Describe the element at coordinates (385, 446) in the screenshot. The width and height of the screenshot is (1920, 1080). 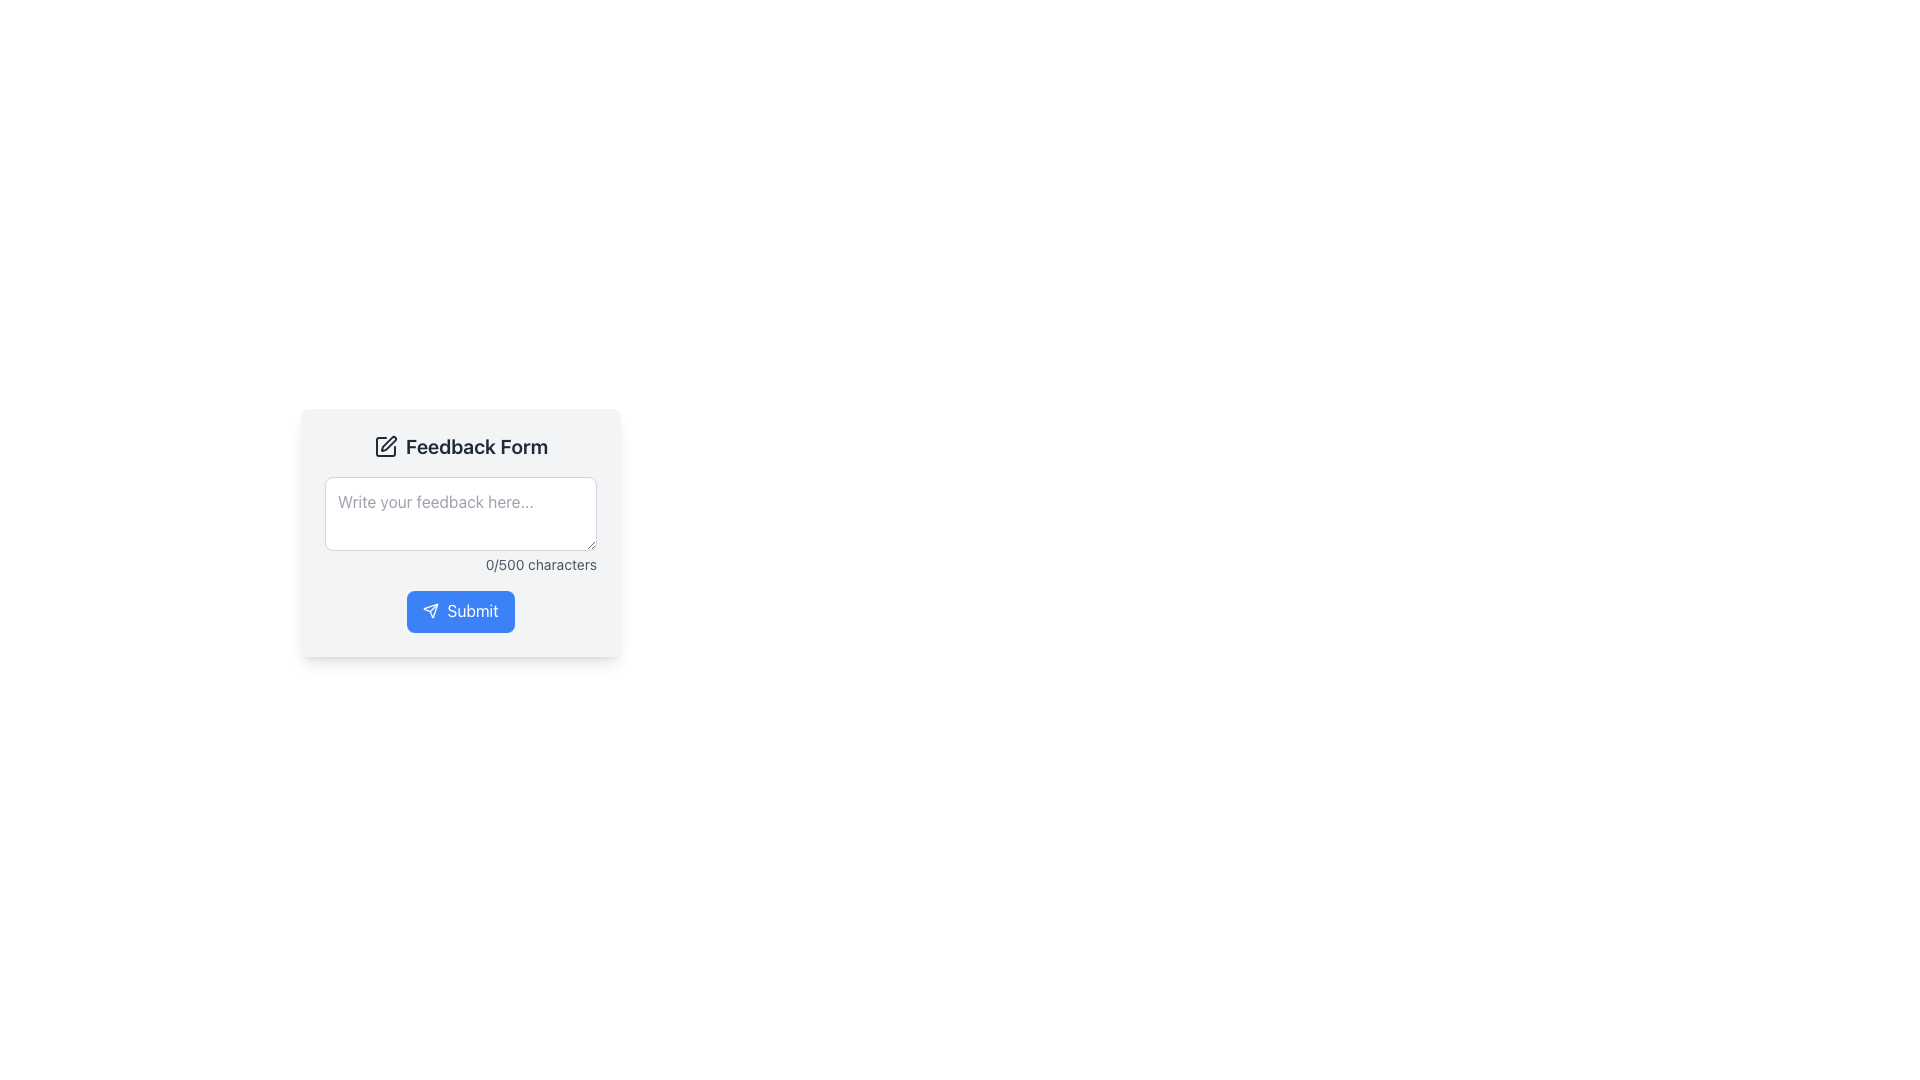
I see `the graphical icon representing feedback for the form, located to the left of the text 'Feedback Form'` at that location.